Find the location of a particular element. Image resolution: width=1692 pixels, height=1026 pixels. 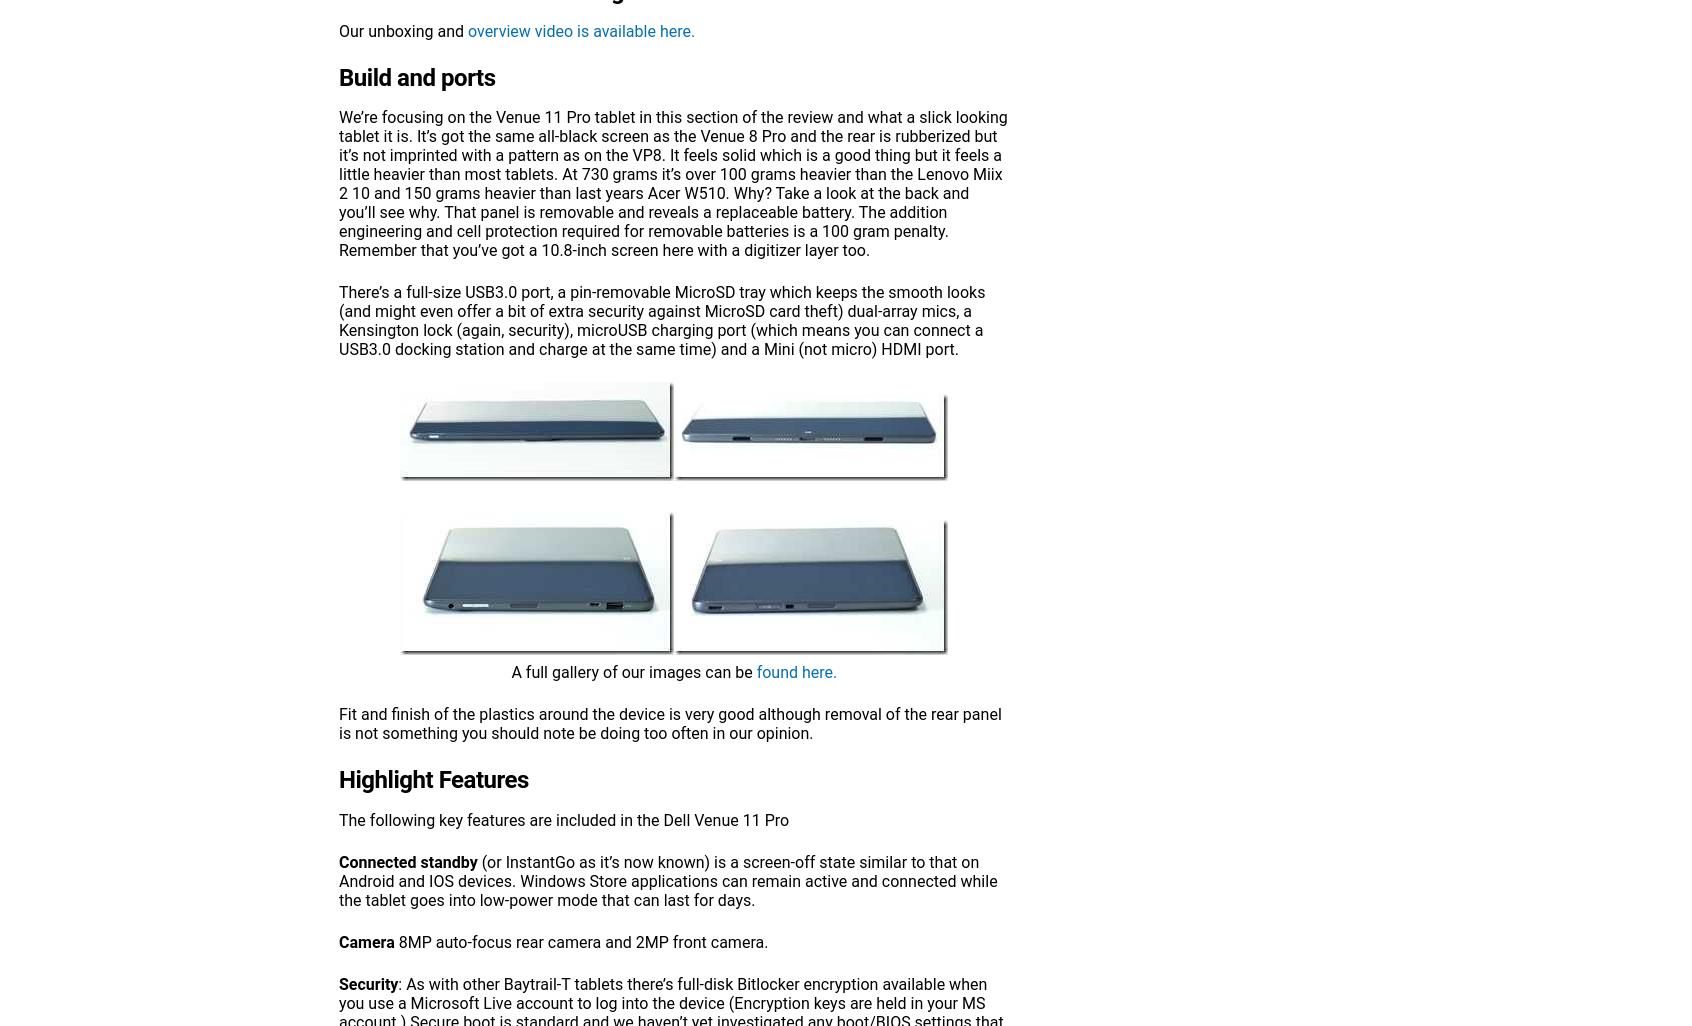

'Fit and finish of the plastics around the device is very good although removal of the rear panel is not something you should note be doing too often in our opinion.' is located at coordinates (670, 724).